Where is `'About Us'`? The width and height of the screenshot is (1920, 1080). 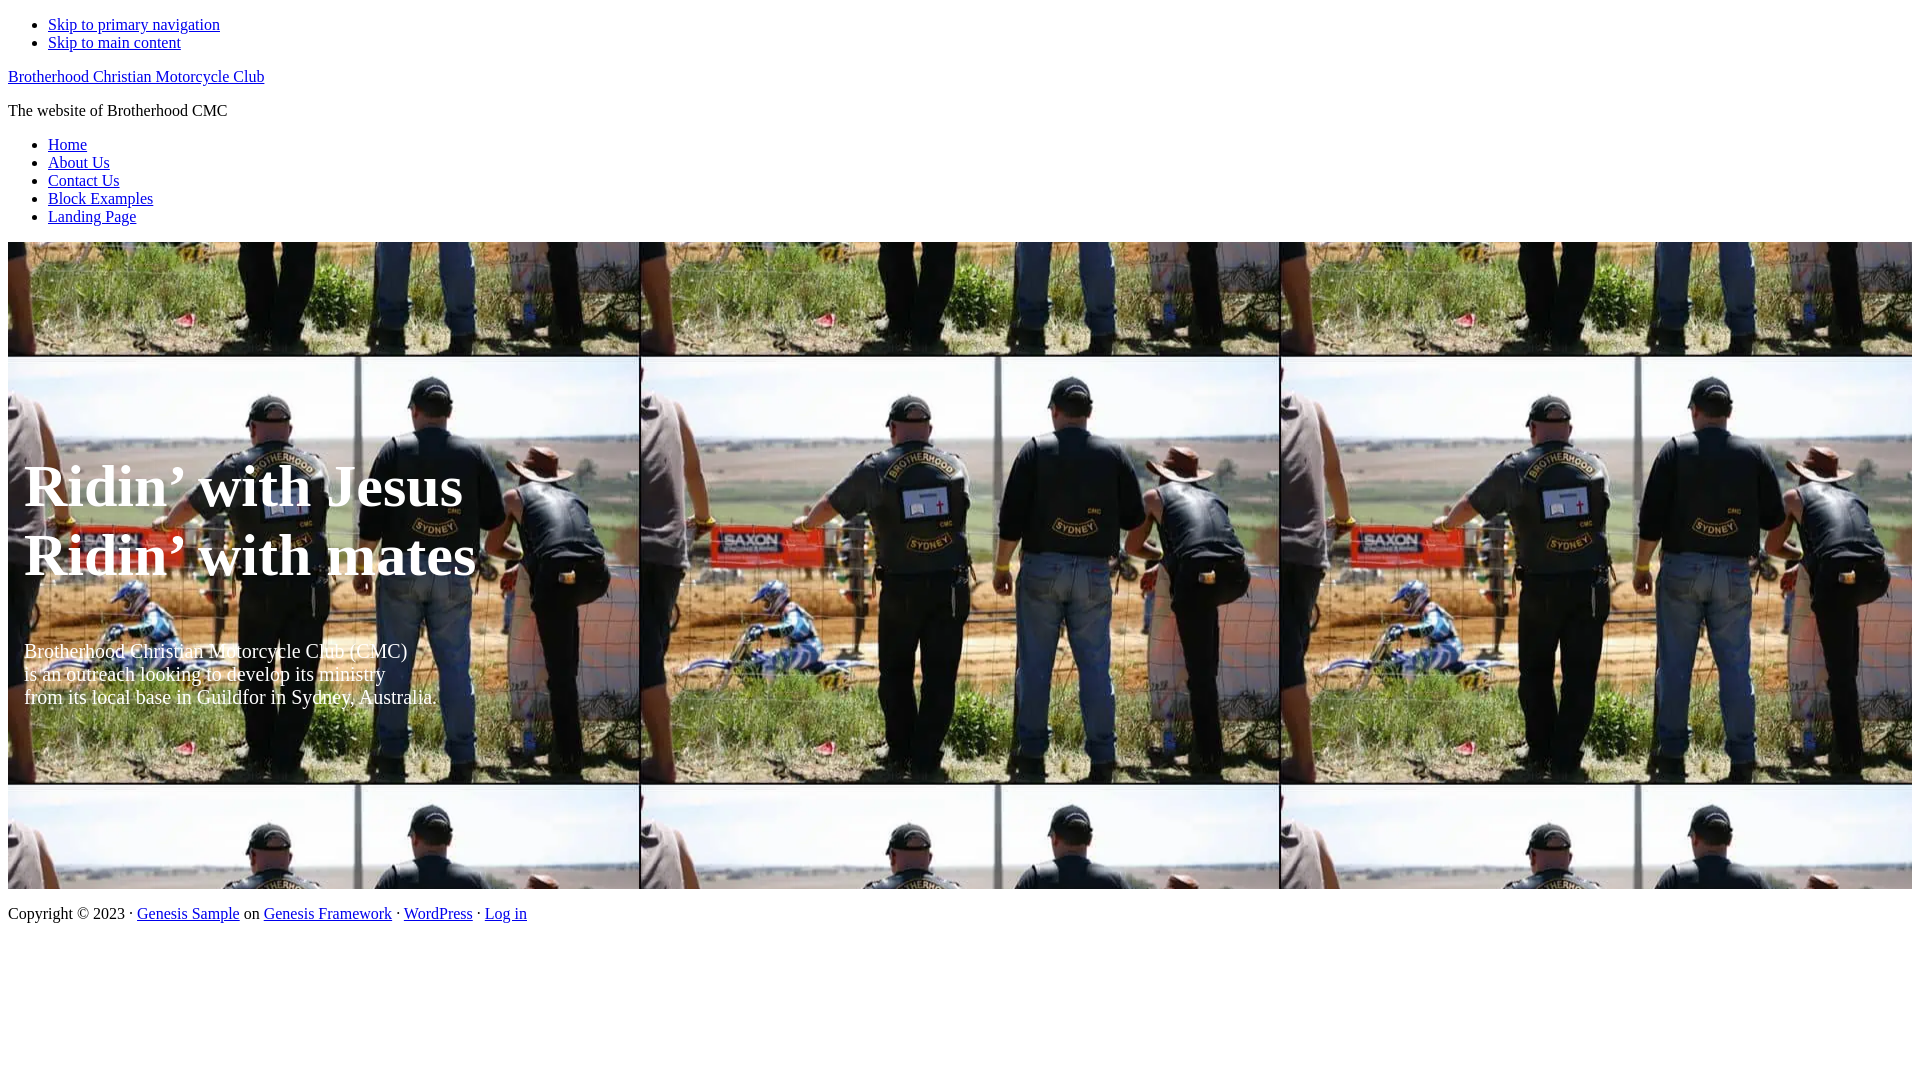 'About Us' is located at coordinates (78, 161).